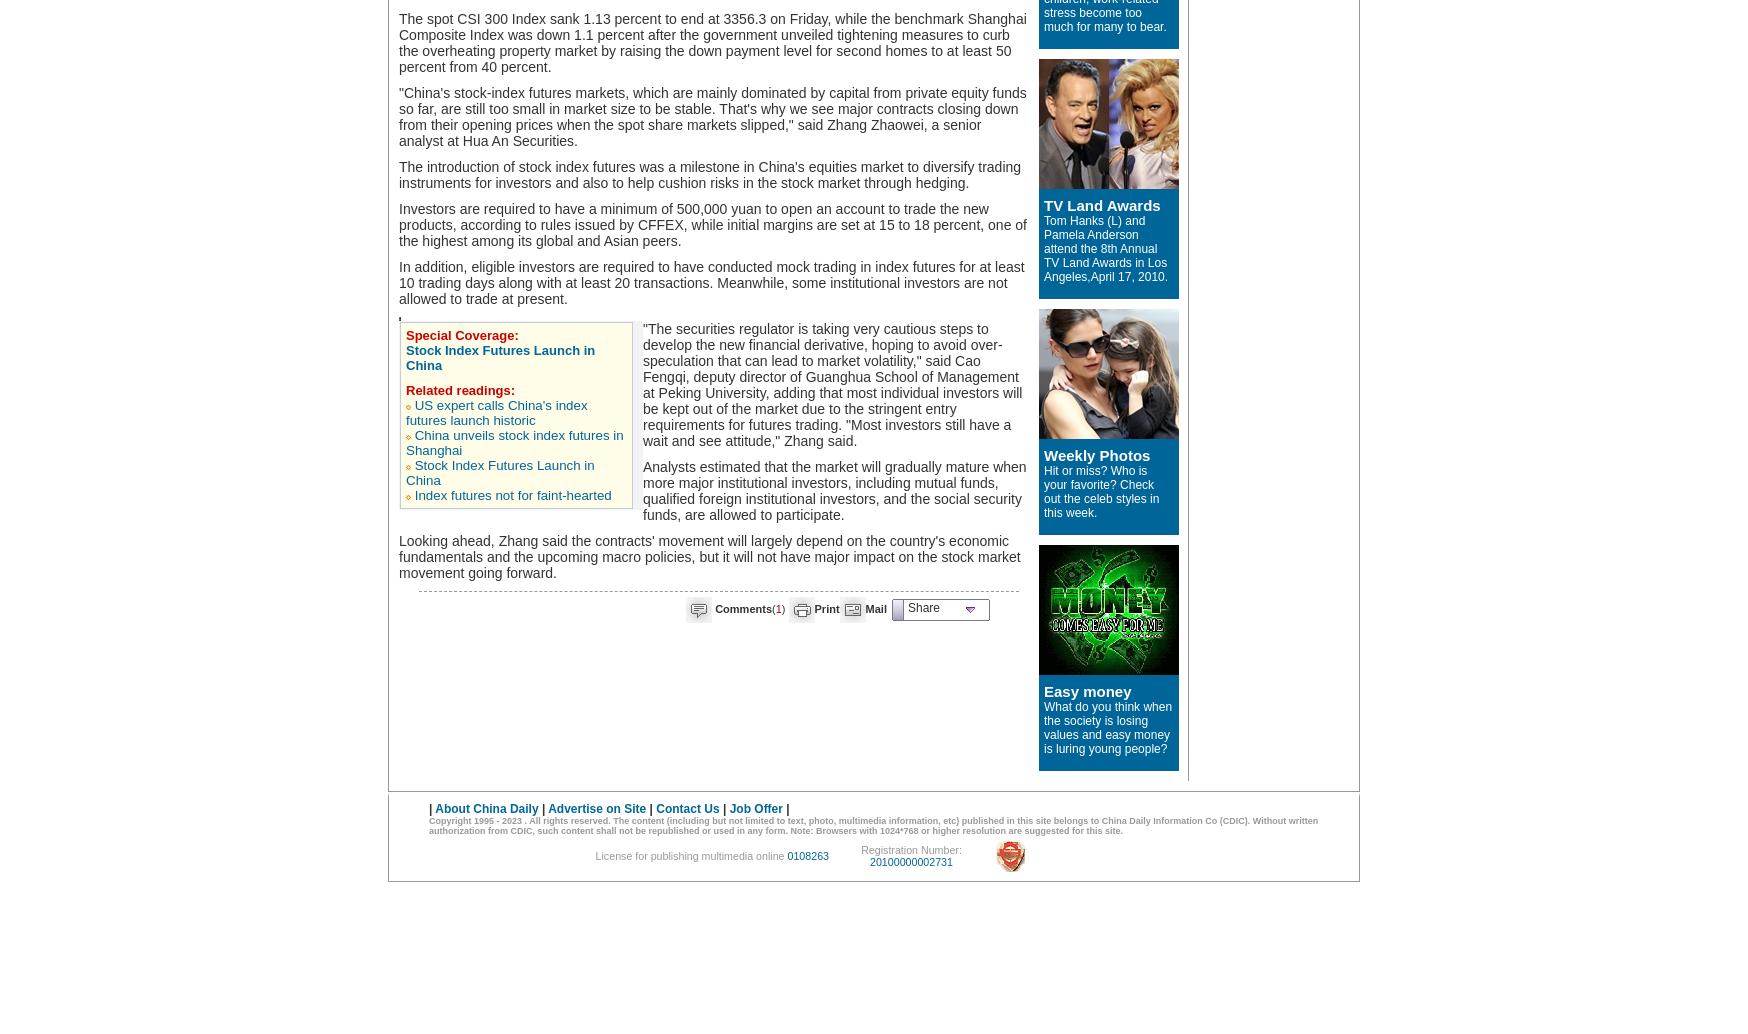 This screenshot has height=1034, width=1748. What do you see at coordinates (777, 607) in the screenshot?
I see `'1'` at bounding box center [777, 607].